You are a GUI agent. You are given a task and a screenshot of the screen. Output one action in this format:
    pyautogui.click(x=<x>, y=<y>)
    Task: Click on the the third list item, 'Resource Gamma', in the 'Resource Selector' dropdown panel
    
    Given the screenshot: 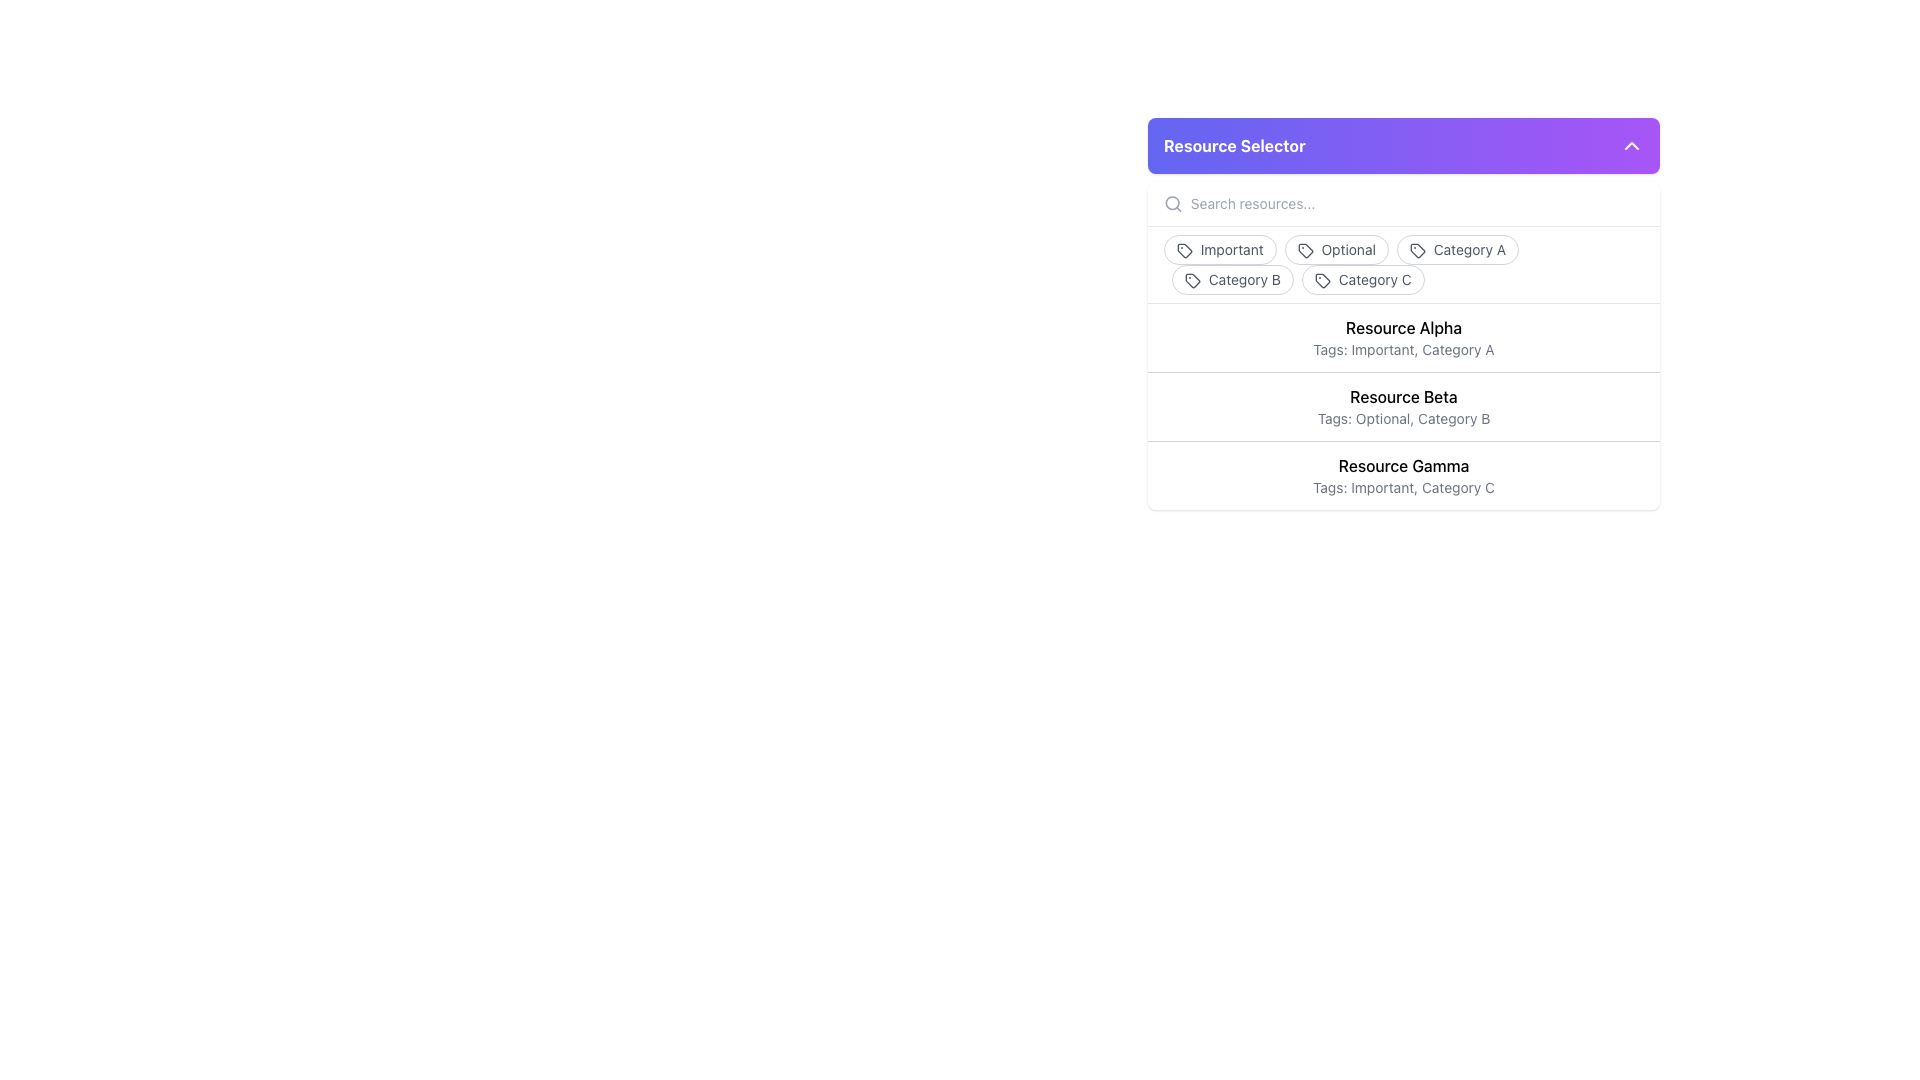 What is the action you would take?
    pyautogui.click(x=1402, y=474)
    